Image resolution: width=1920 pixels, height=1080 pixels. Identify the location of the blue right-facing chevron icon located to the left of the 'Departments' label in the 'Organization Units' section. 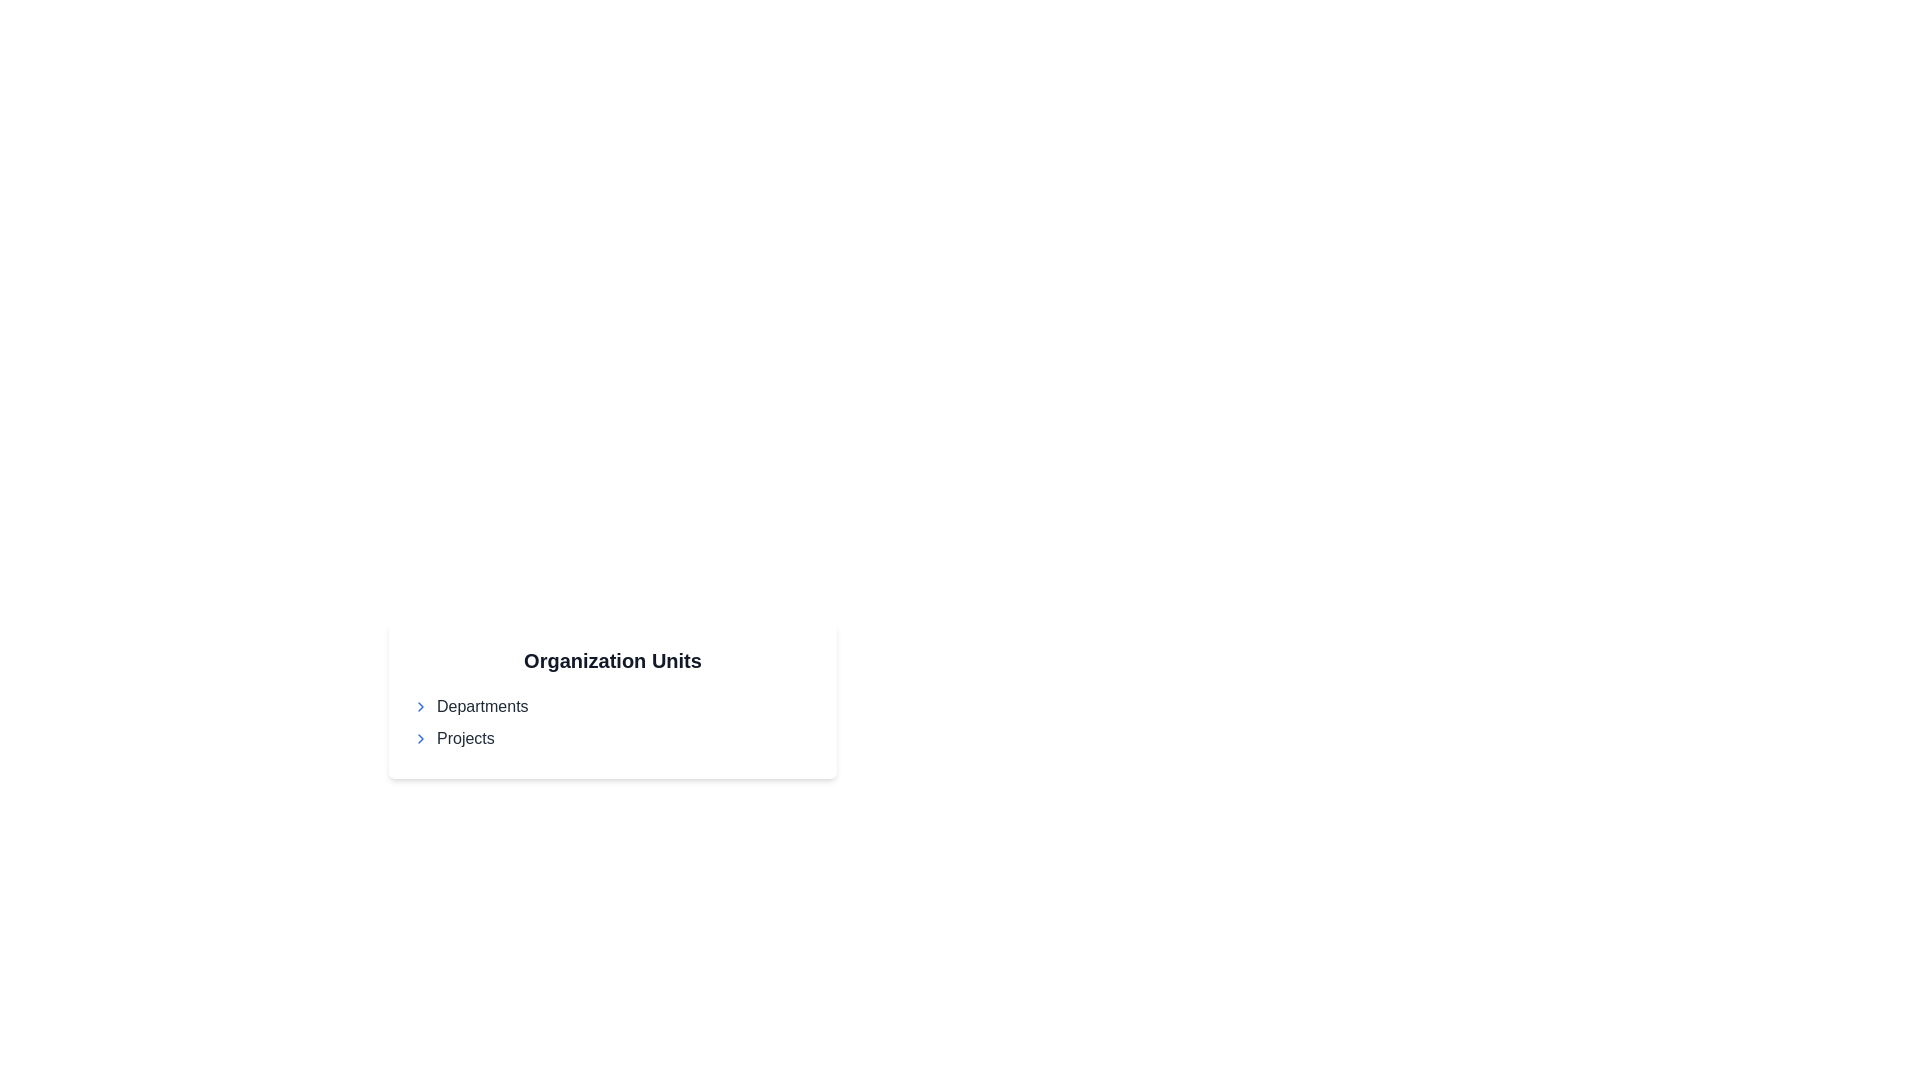
(420, 705).